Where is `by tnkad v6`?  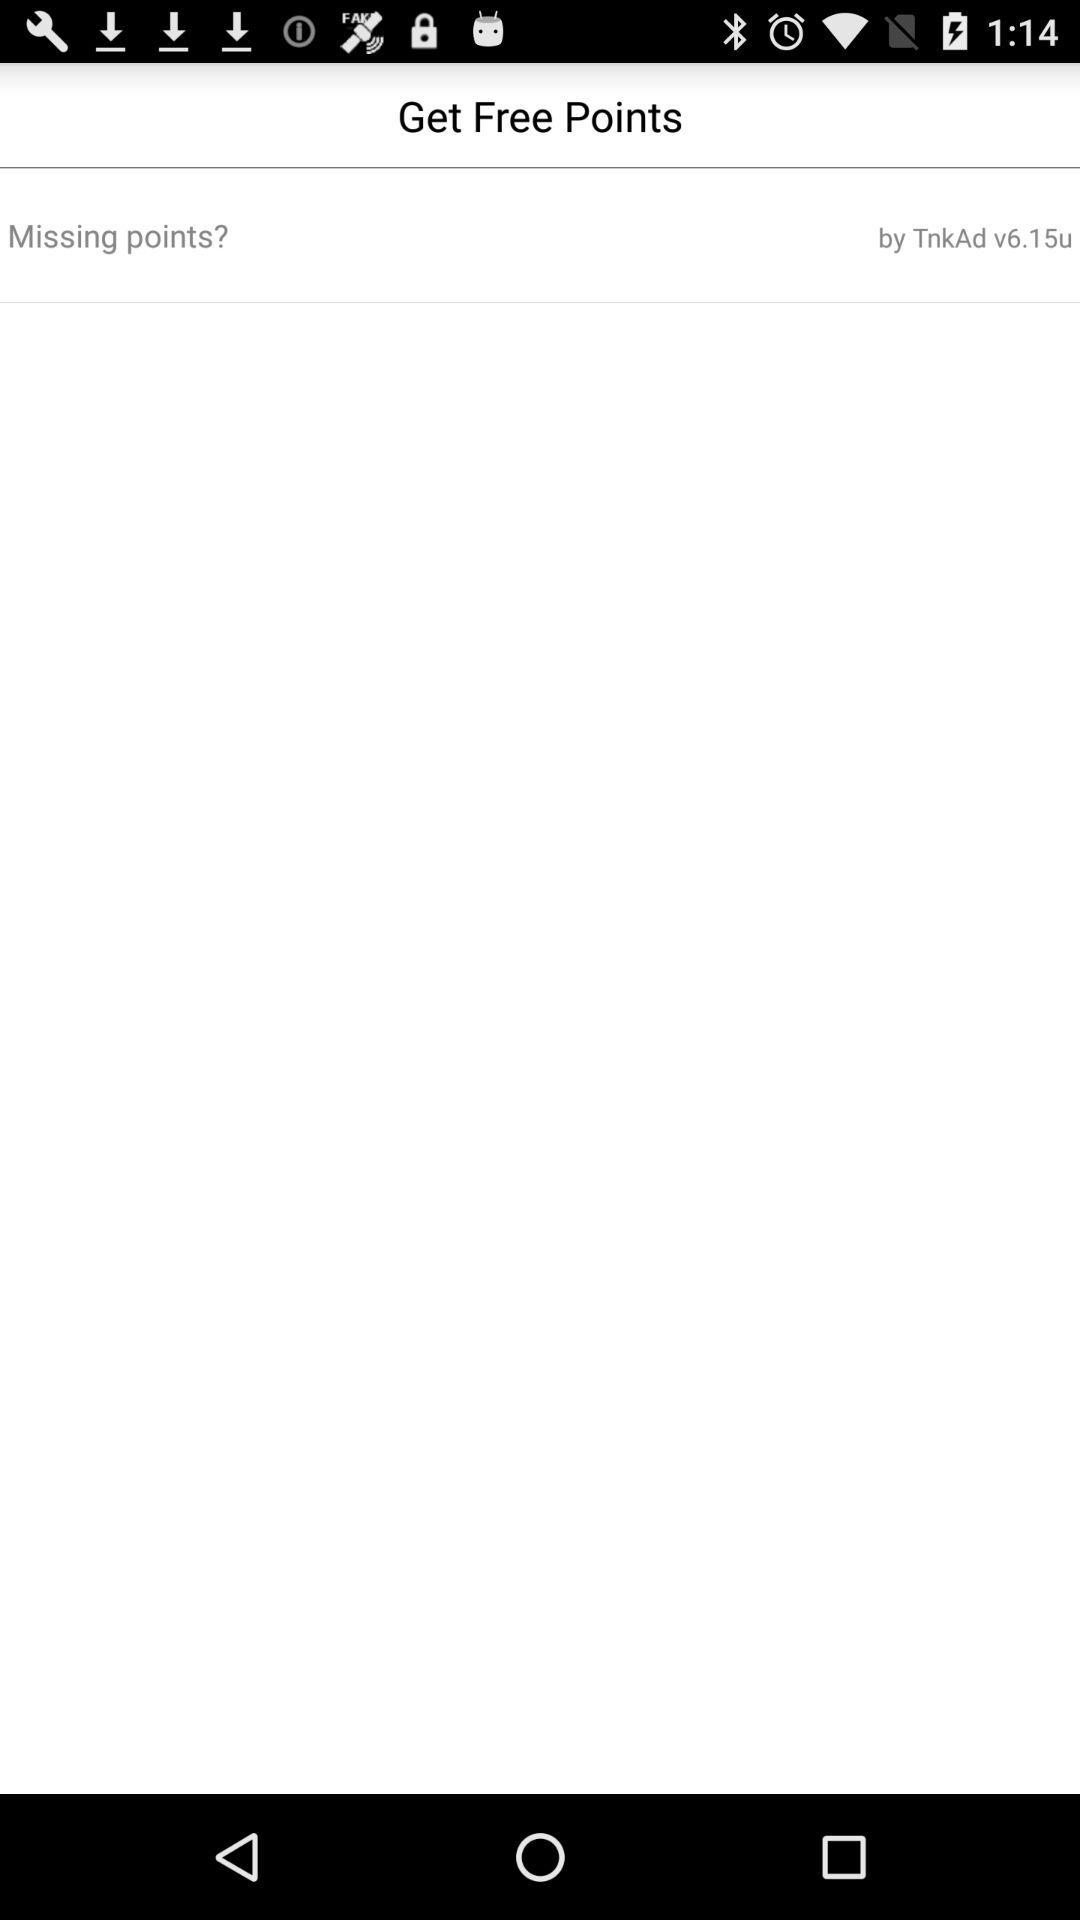 by tnkad v6 is located at coordinates (892, 237).